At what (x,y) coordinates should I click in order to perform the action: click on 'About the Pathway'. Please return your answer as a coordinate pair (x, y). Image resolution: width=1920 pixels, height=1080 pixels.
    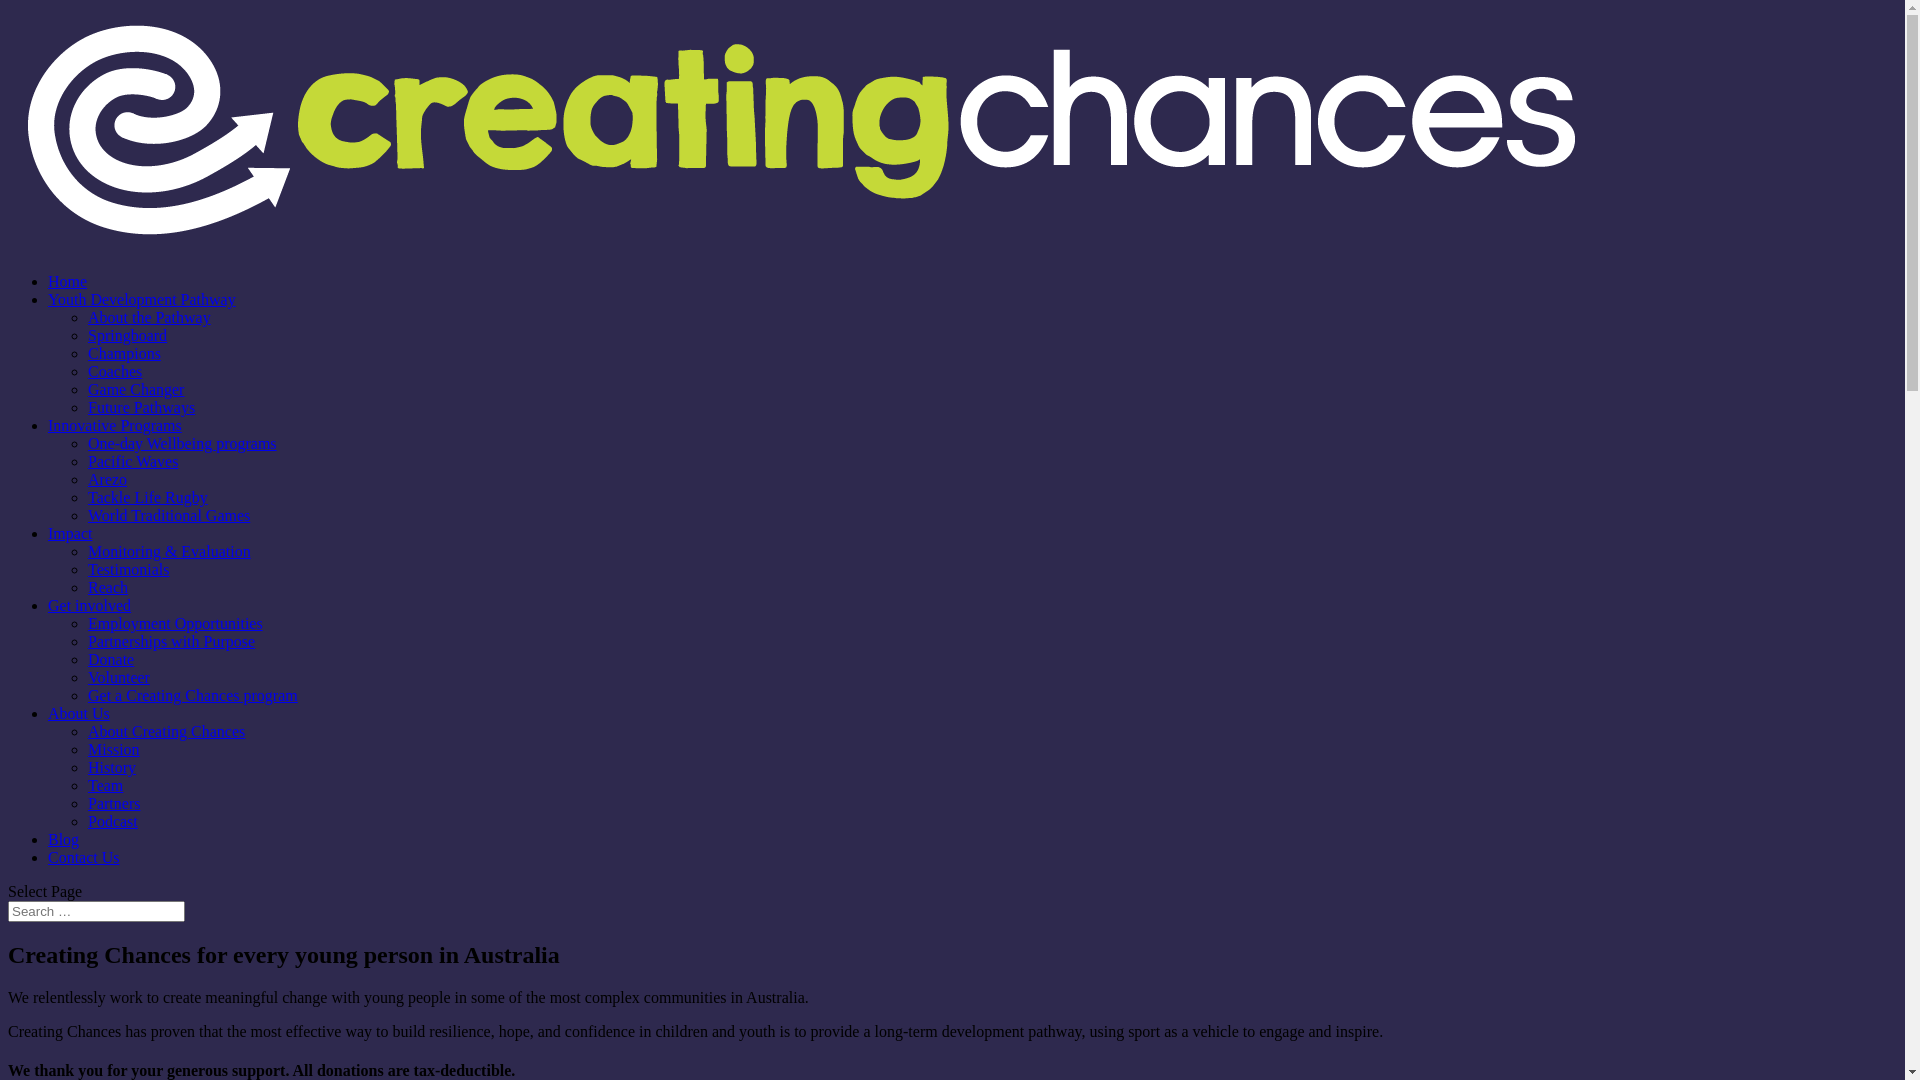
    Looking at the image, I should click on (148, 316).